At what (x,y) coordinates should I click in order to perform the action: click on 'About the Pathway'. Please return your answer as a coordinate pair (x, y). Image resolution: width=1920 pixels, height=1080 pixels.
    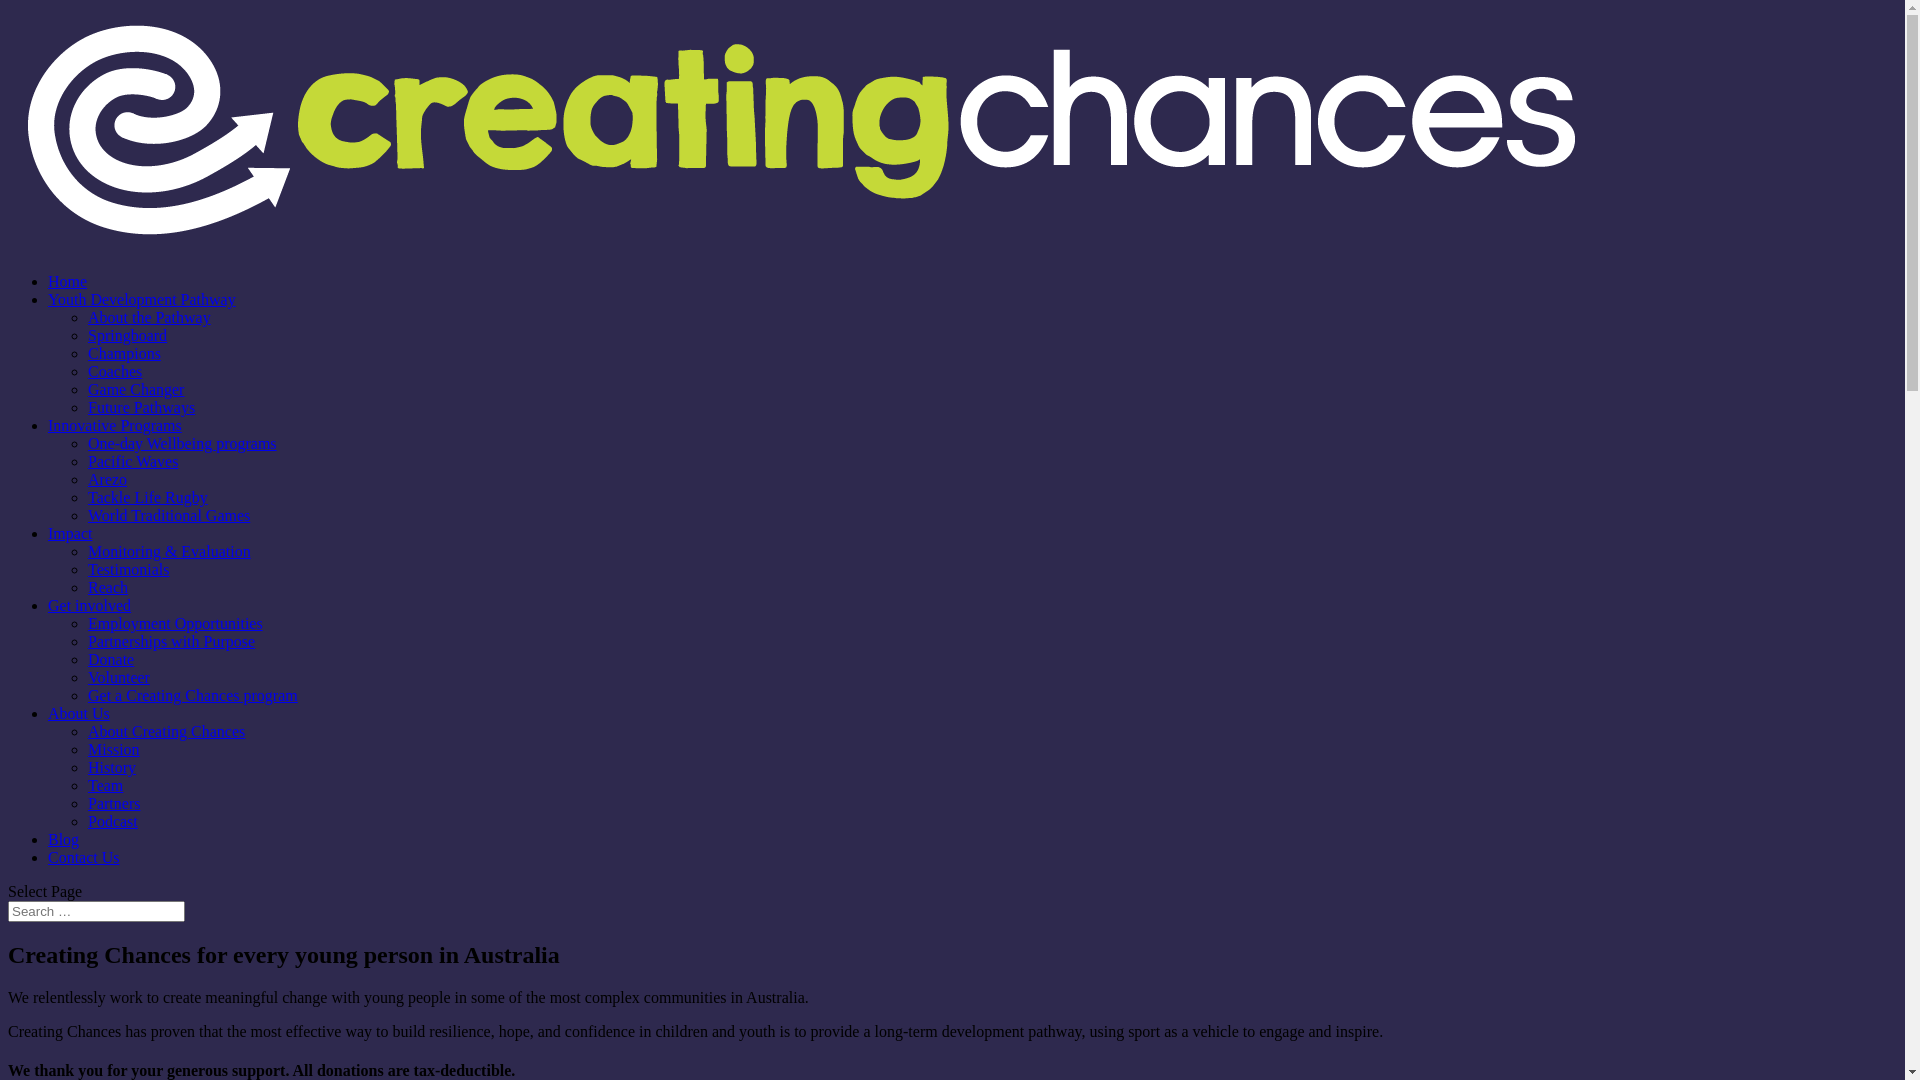
    Looking at the image, I should click on (148, 316).